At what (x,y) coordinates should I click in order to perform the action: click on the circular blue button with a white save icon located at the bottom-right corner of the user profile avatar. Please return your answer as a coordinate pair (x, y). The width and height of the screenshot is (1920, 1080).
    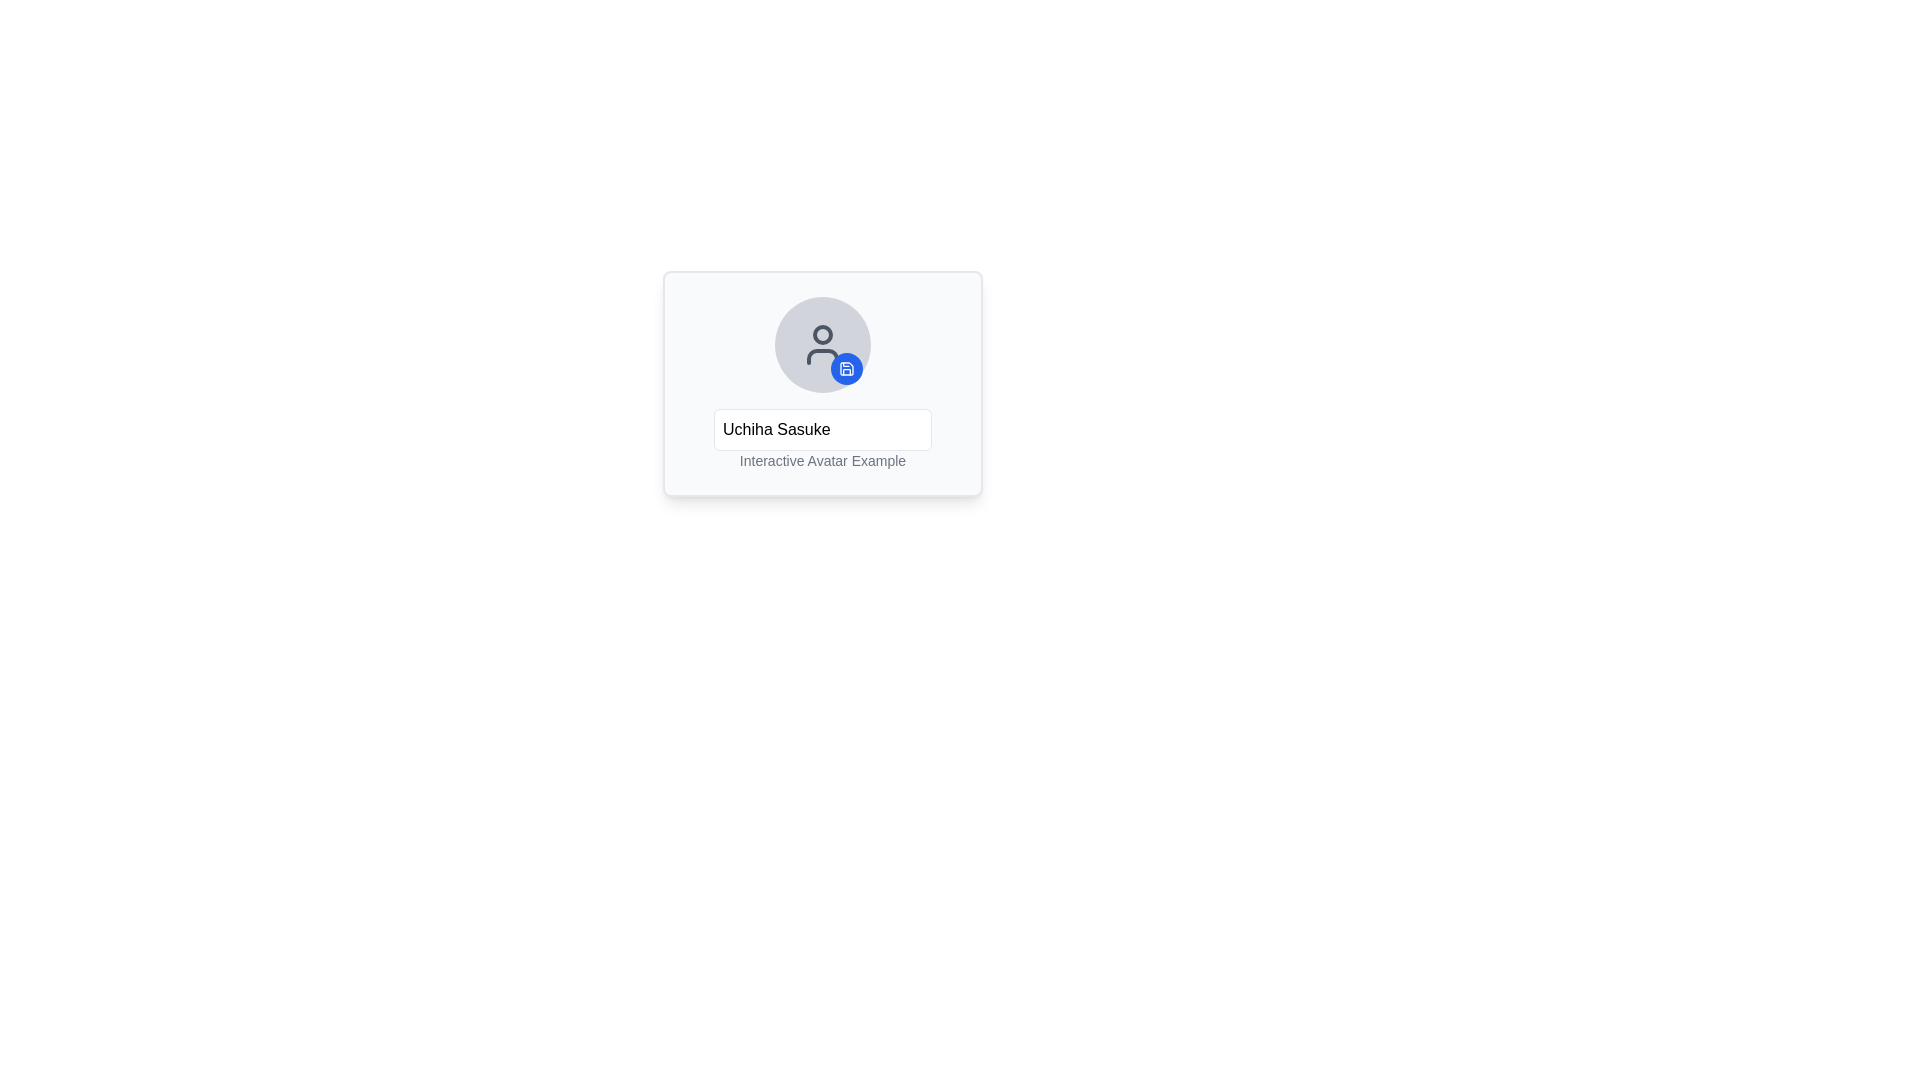
    Looking at the image, I should click on (846, 369).